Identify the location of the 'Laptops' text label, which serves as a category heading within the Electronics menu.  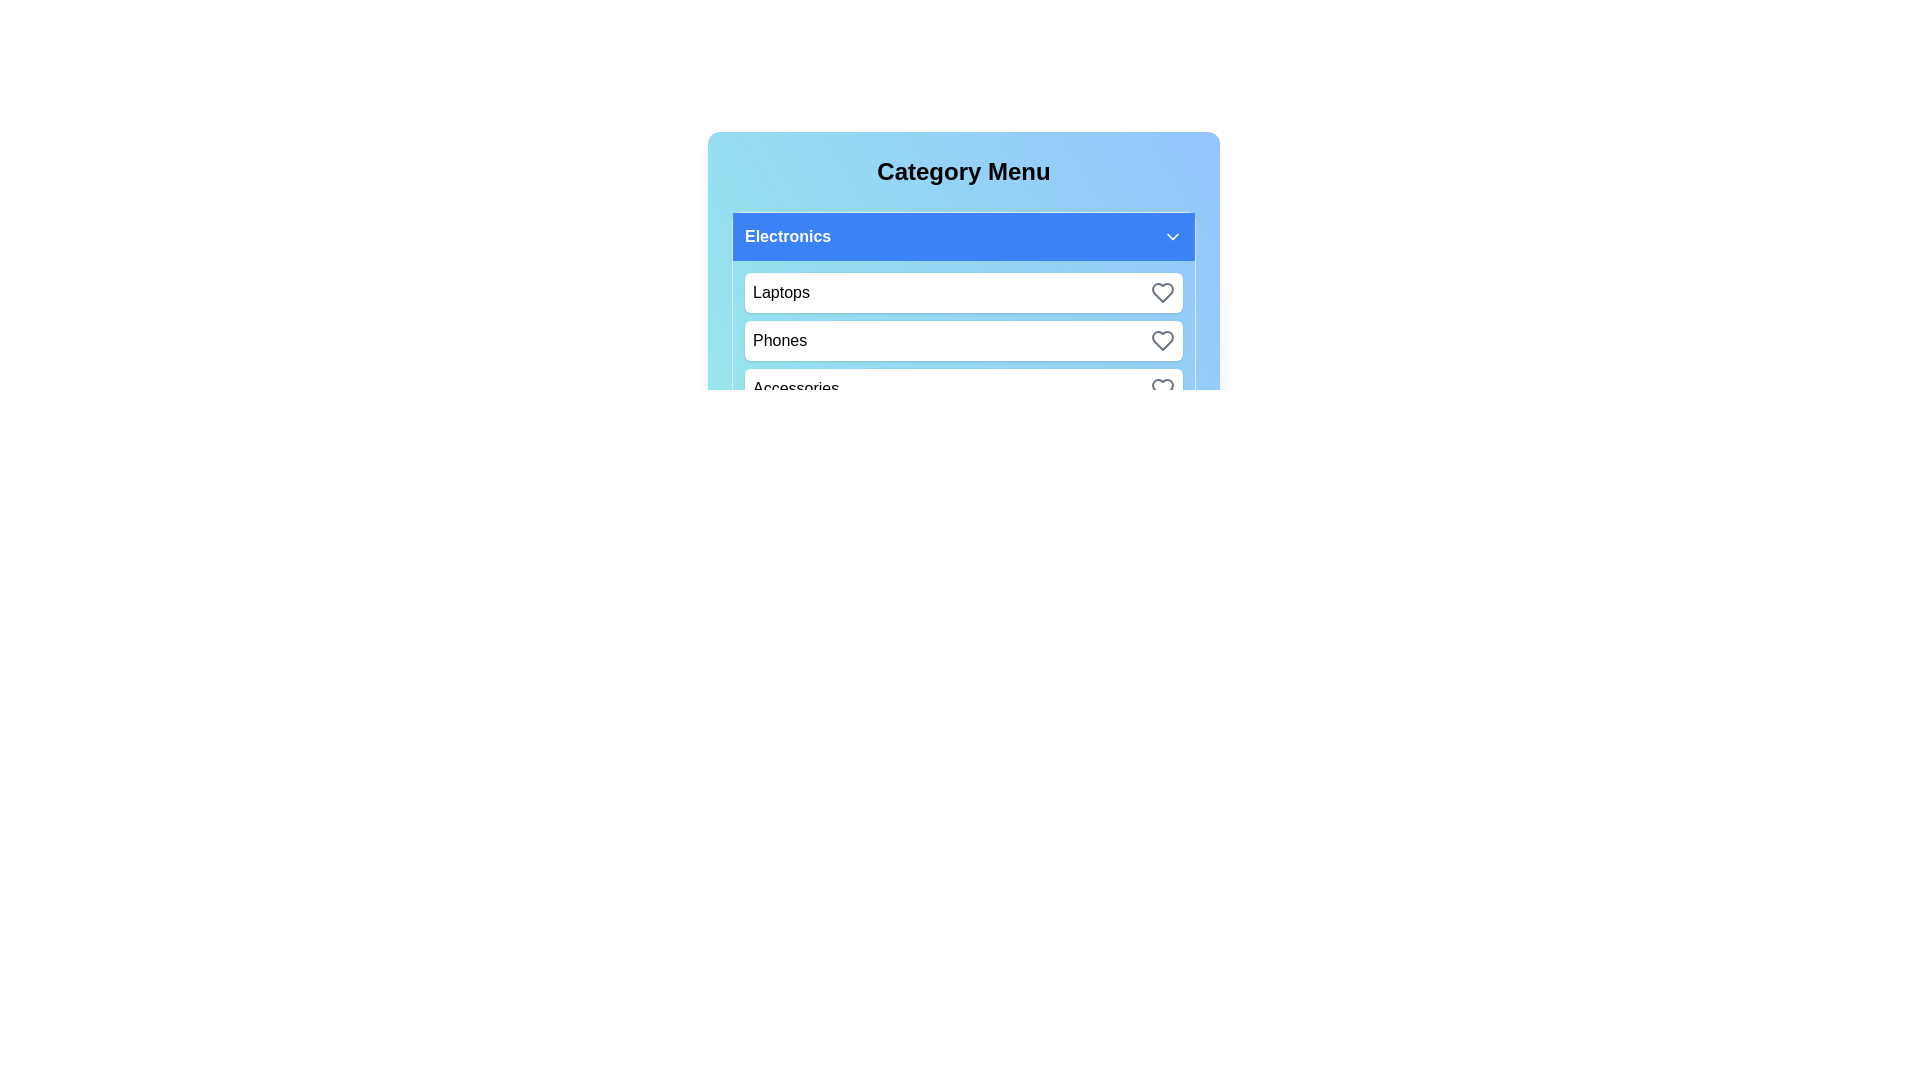
(780, 293).